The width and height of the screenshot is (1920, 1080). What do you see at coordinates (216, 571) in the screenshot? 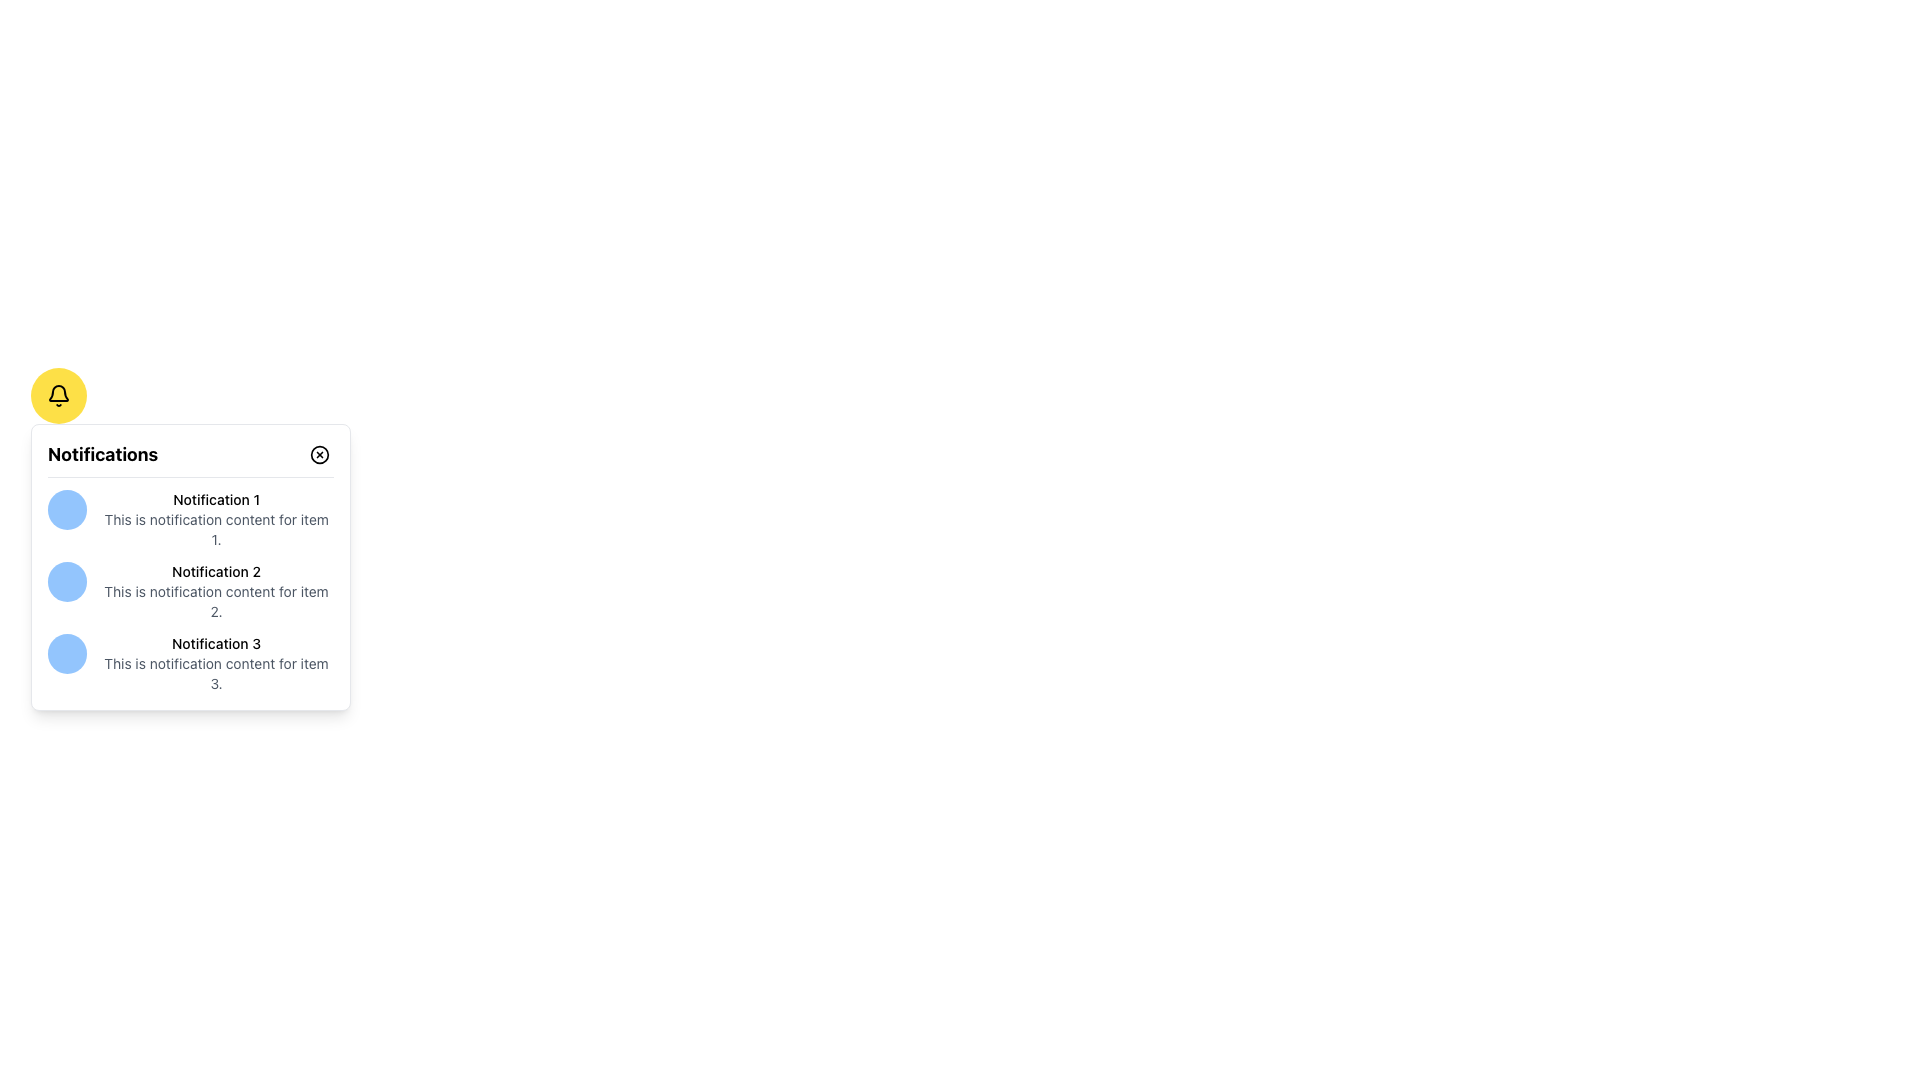
I see `the 'Notification 2' text label located in the second notification item of the notification list` at bounding box center [216, 571].